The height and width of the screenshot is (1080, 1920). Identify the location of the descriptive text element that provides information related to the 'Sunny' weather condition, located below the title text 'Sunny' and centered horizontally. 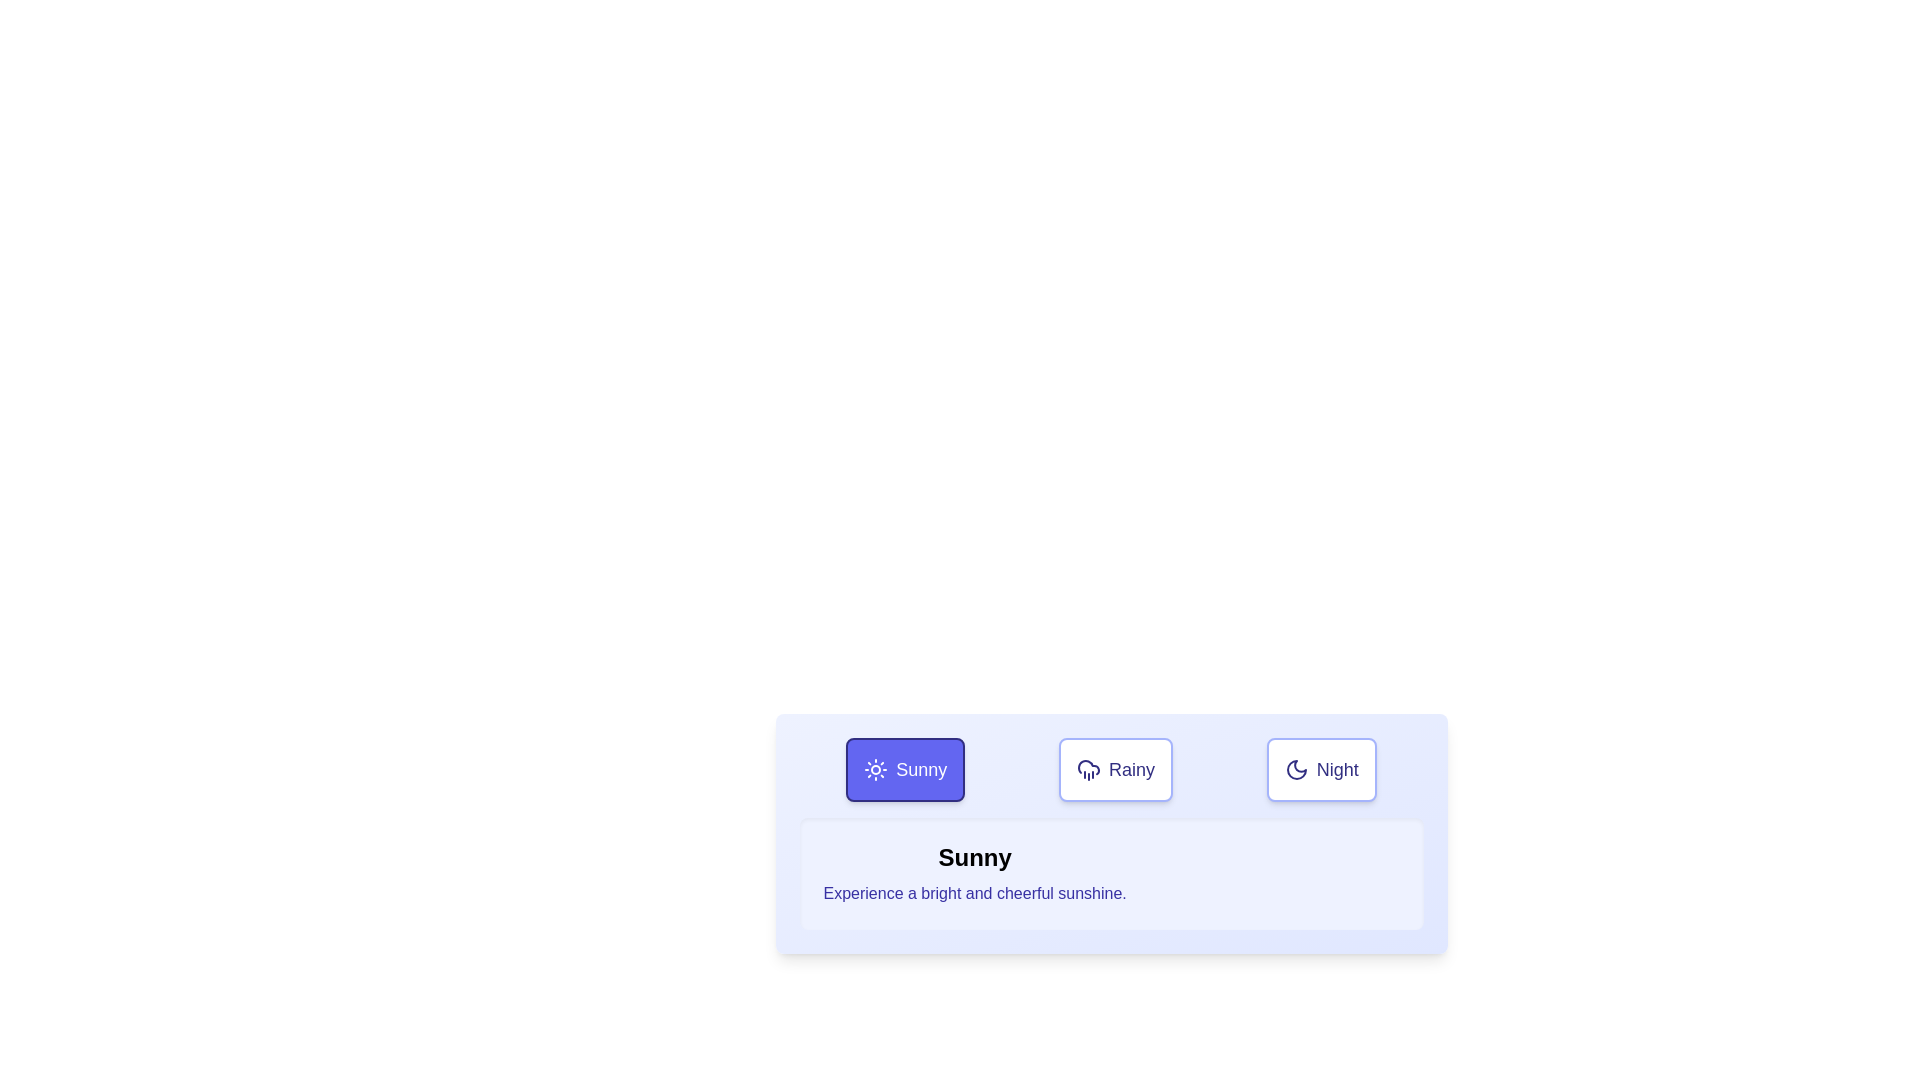
(975, 893).